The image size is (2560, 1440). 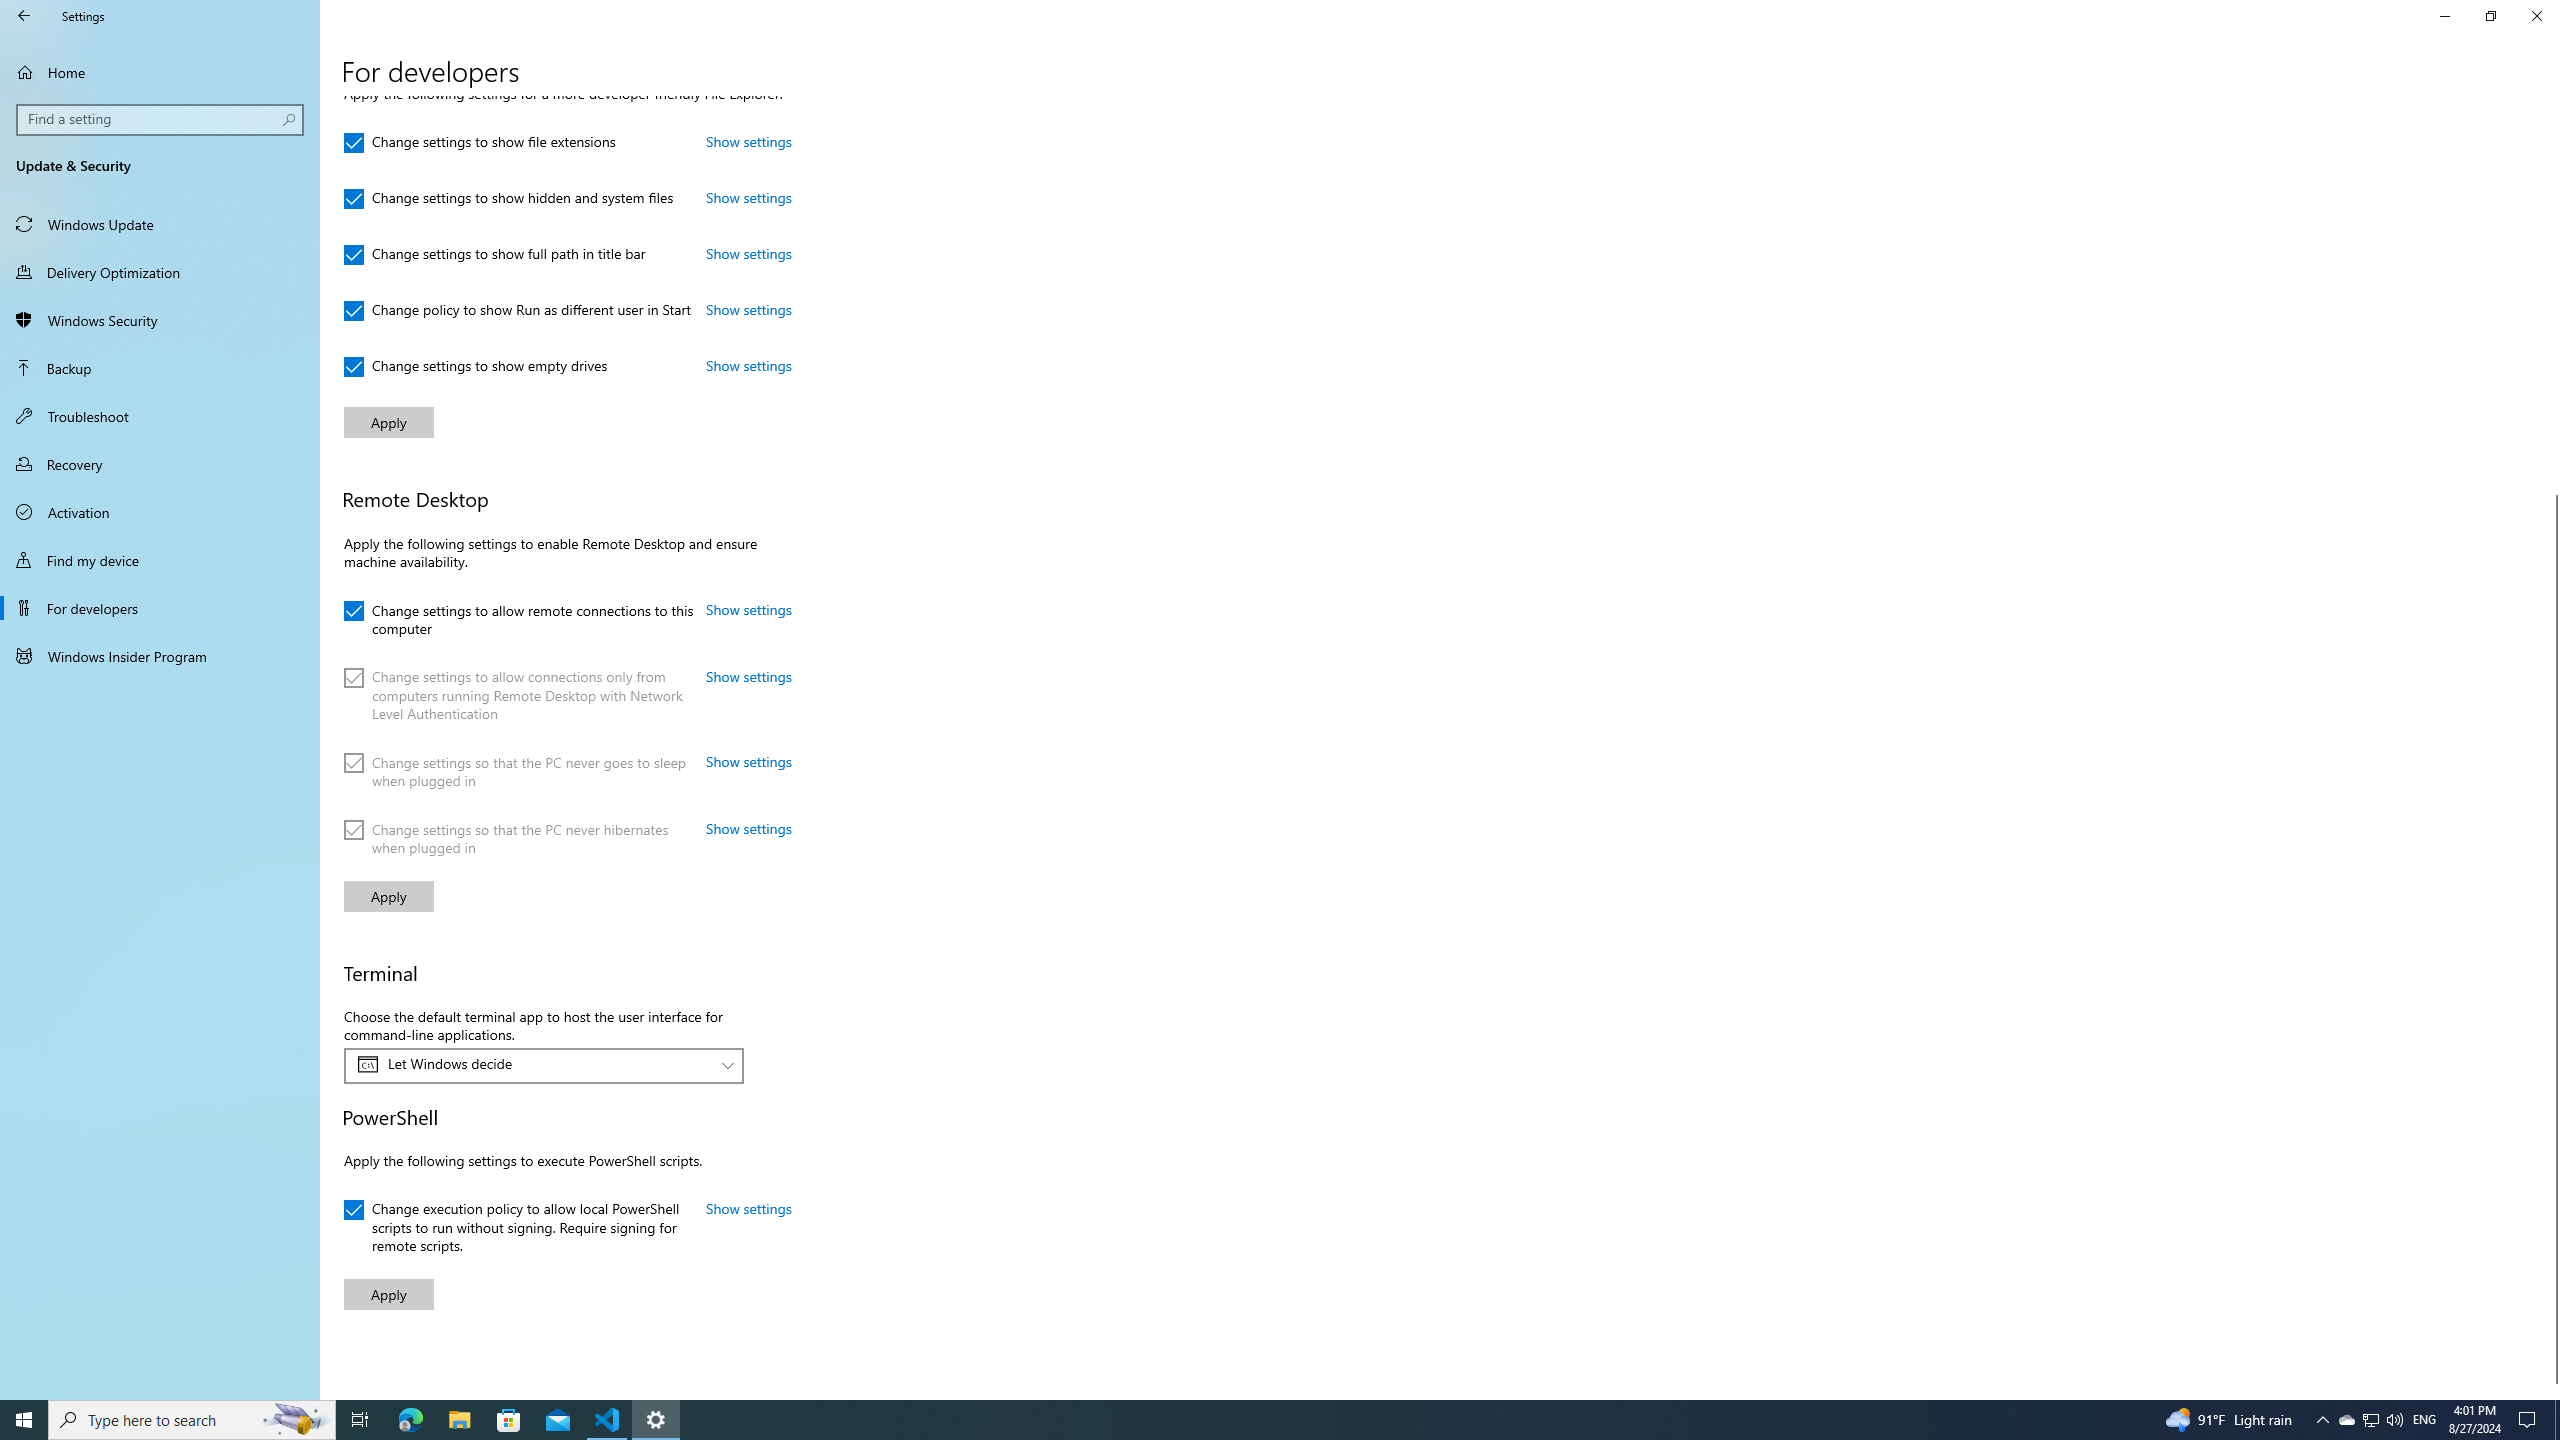 What do you see at coordinates (2551, 103) in the screenshot?
I see `'Vertical Small Decrease'` at bounding box center [2551, 103].